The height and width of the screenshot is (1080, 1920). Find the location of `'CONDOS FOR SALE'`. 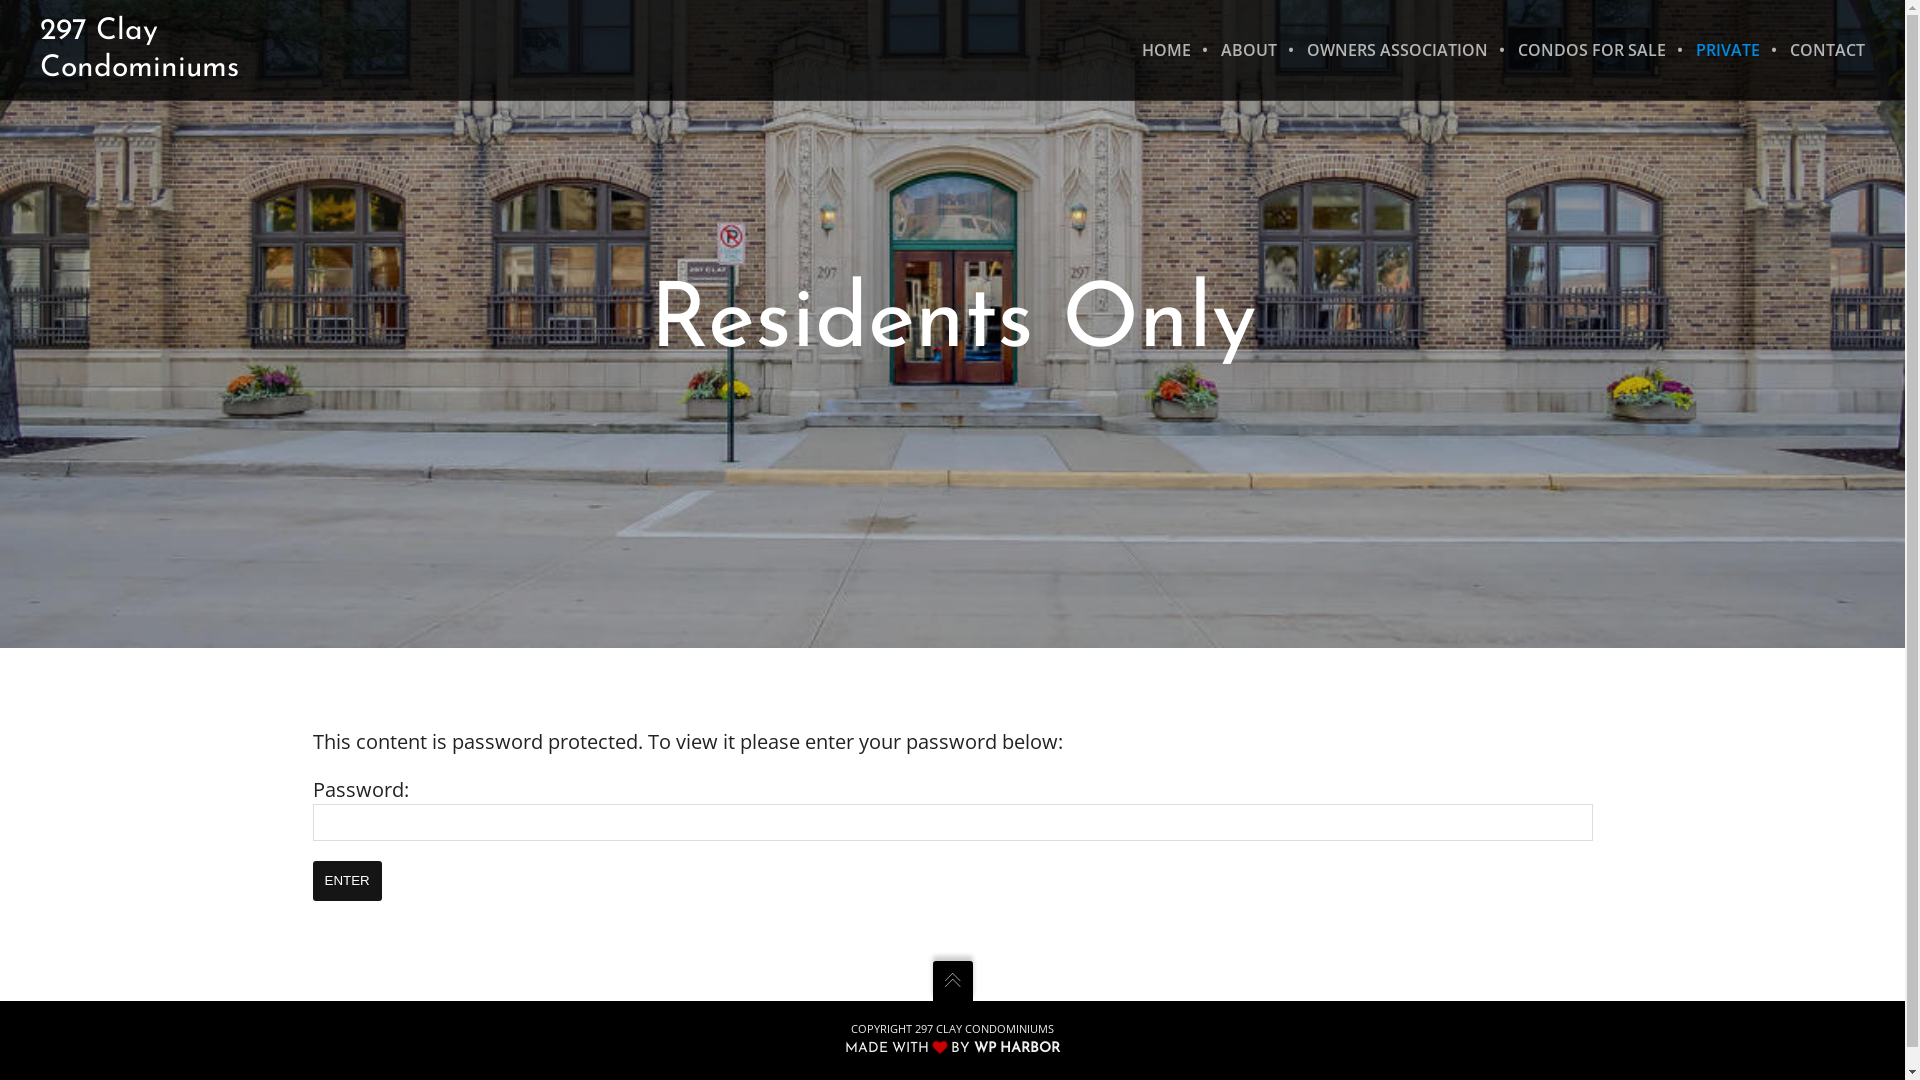

'CONDOS FOR SALE' is located at coordinates (1502, 49).